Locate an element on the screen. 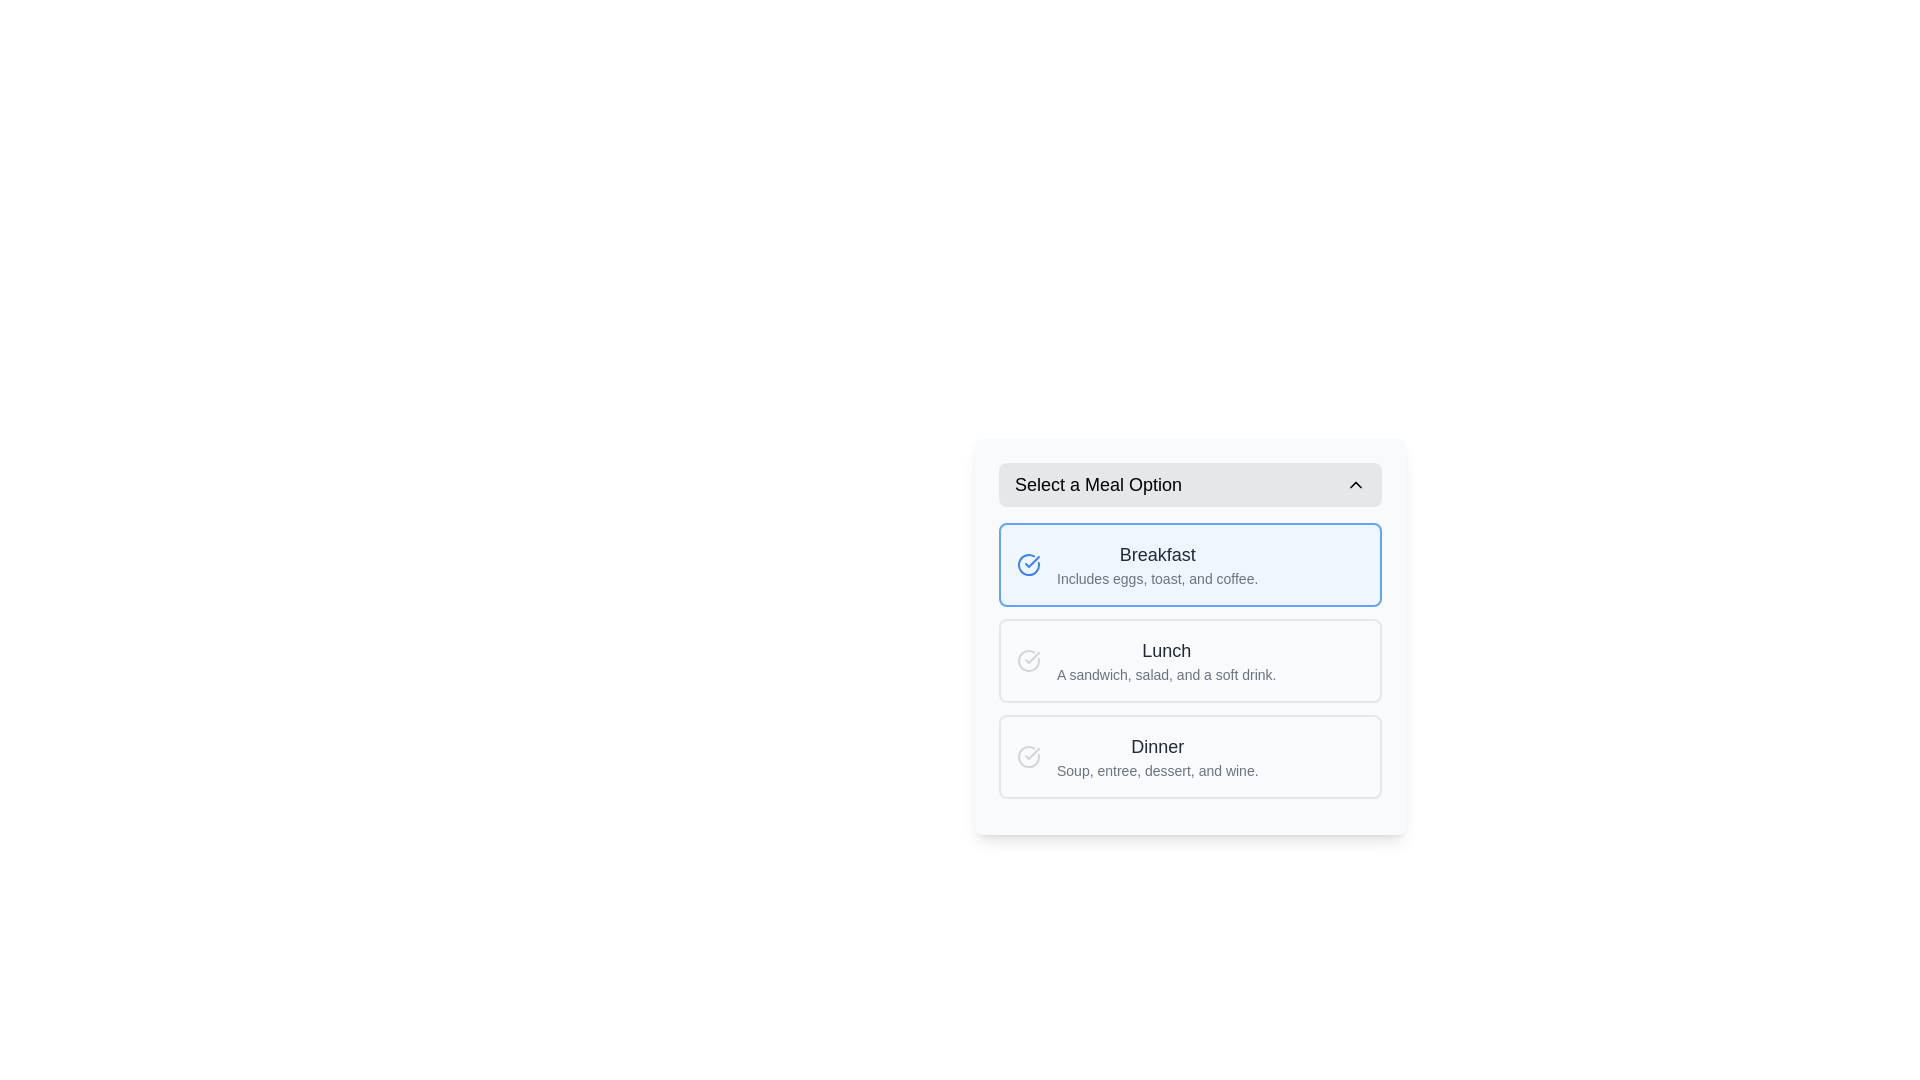 The width and height of the screenshot is (1920, 1080). the Information display component that shows 'Breakfast' and its description 'Includes eggs, toast, and coffee.' located in the second position of the meal options list is located at coordinates (1157, 564).